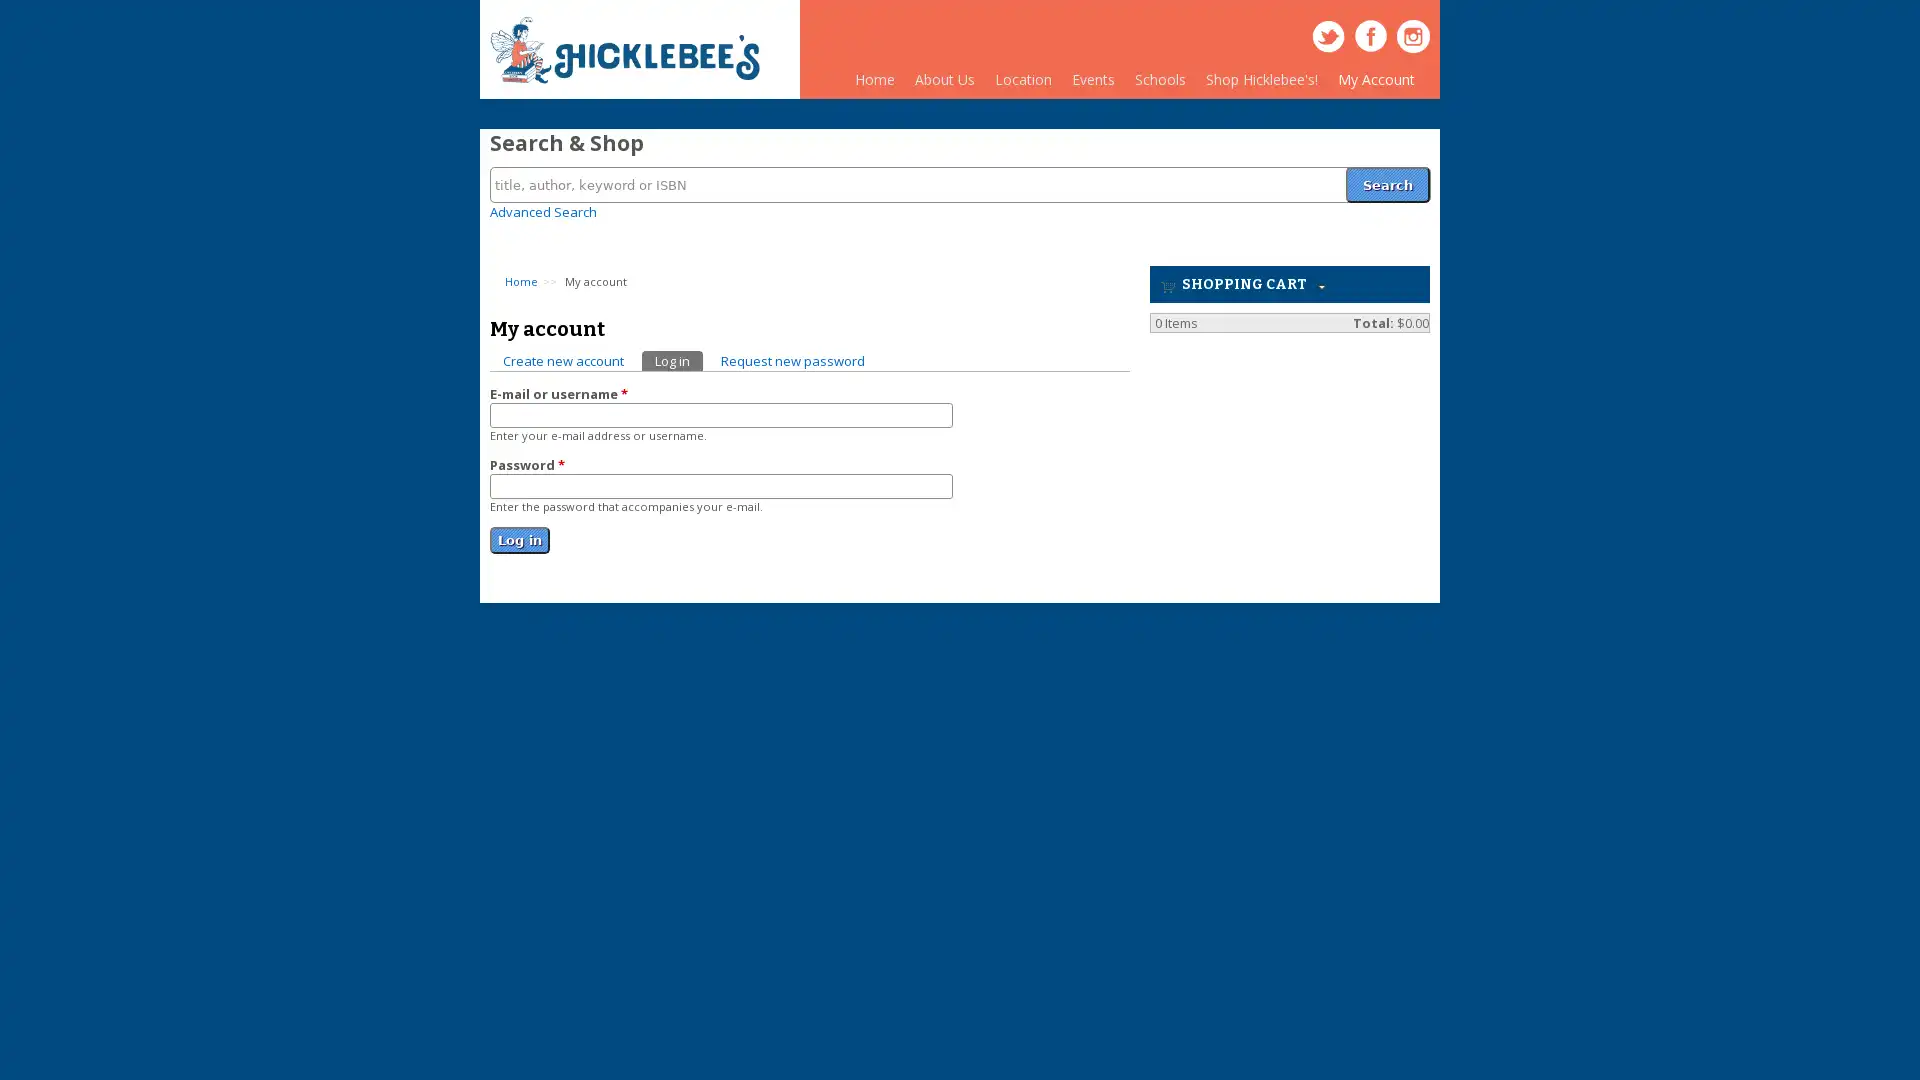 The height and width of the screenshot is (1080, 1920). I want to click on Log in, so click(519, 527).